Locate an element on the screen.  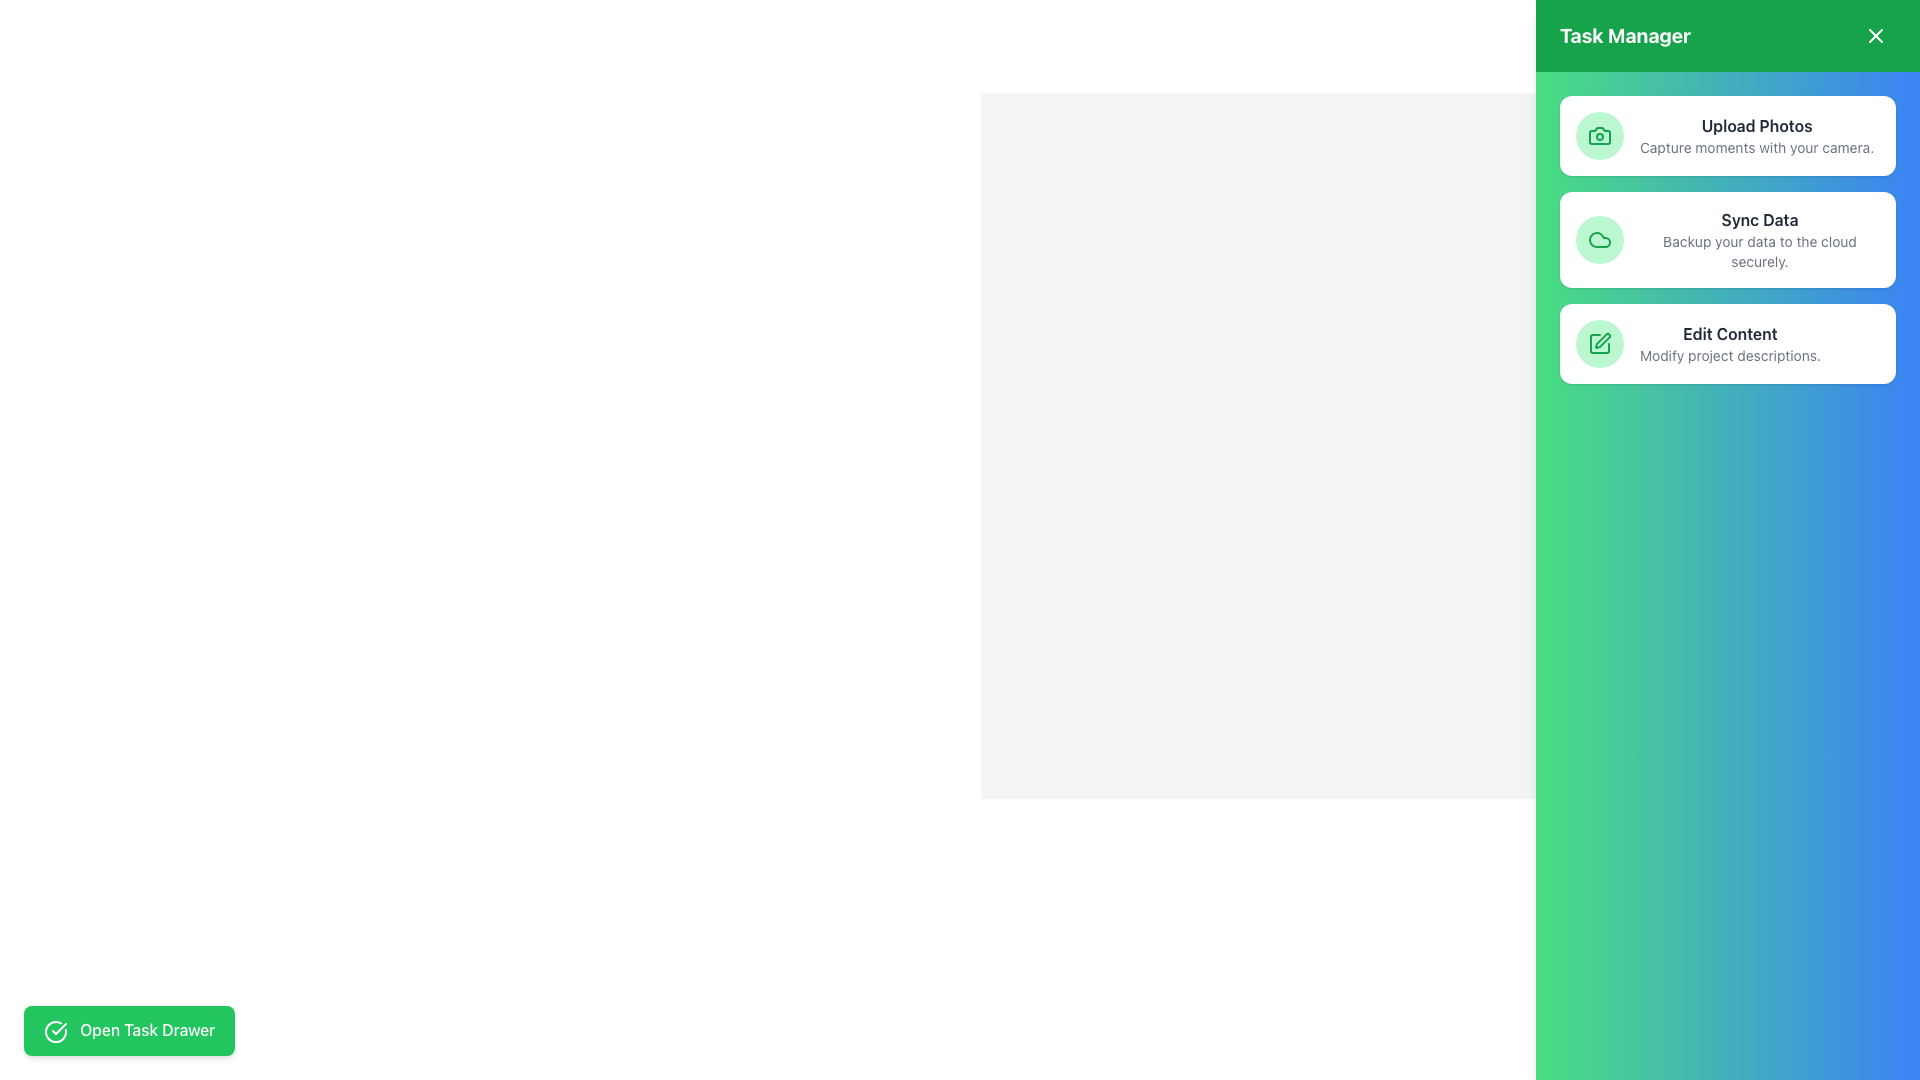
the text label reading 'Capture moments with your camera.' which is located beneath the bold 'Upload Photos' text in the 'Task Manager' navigation card is located at coordinates (1756, 146).